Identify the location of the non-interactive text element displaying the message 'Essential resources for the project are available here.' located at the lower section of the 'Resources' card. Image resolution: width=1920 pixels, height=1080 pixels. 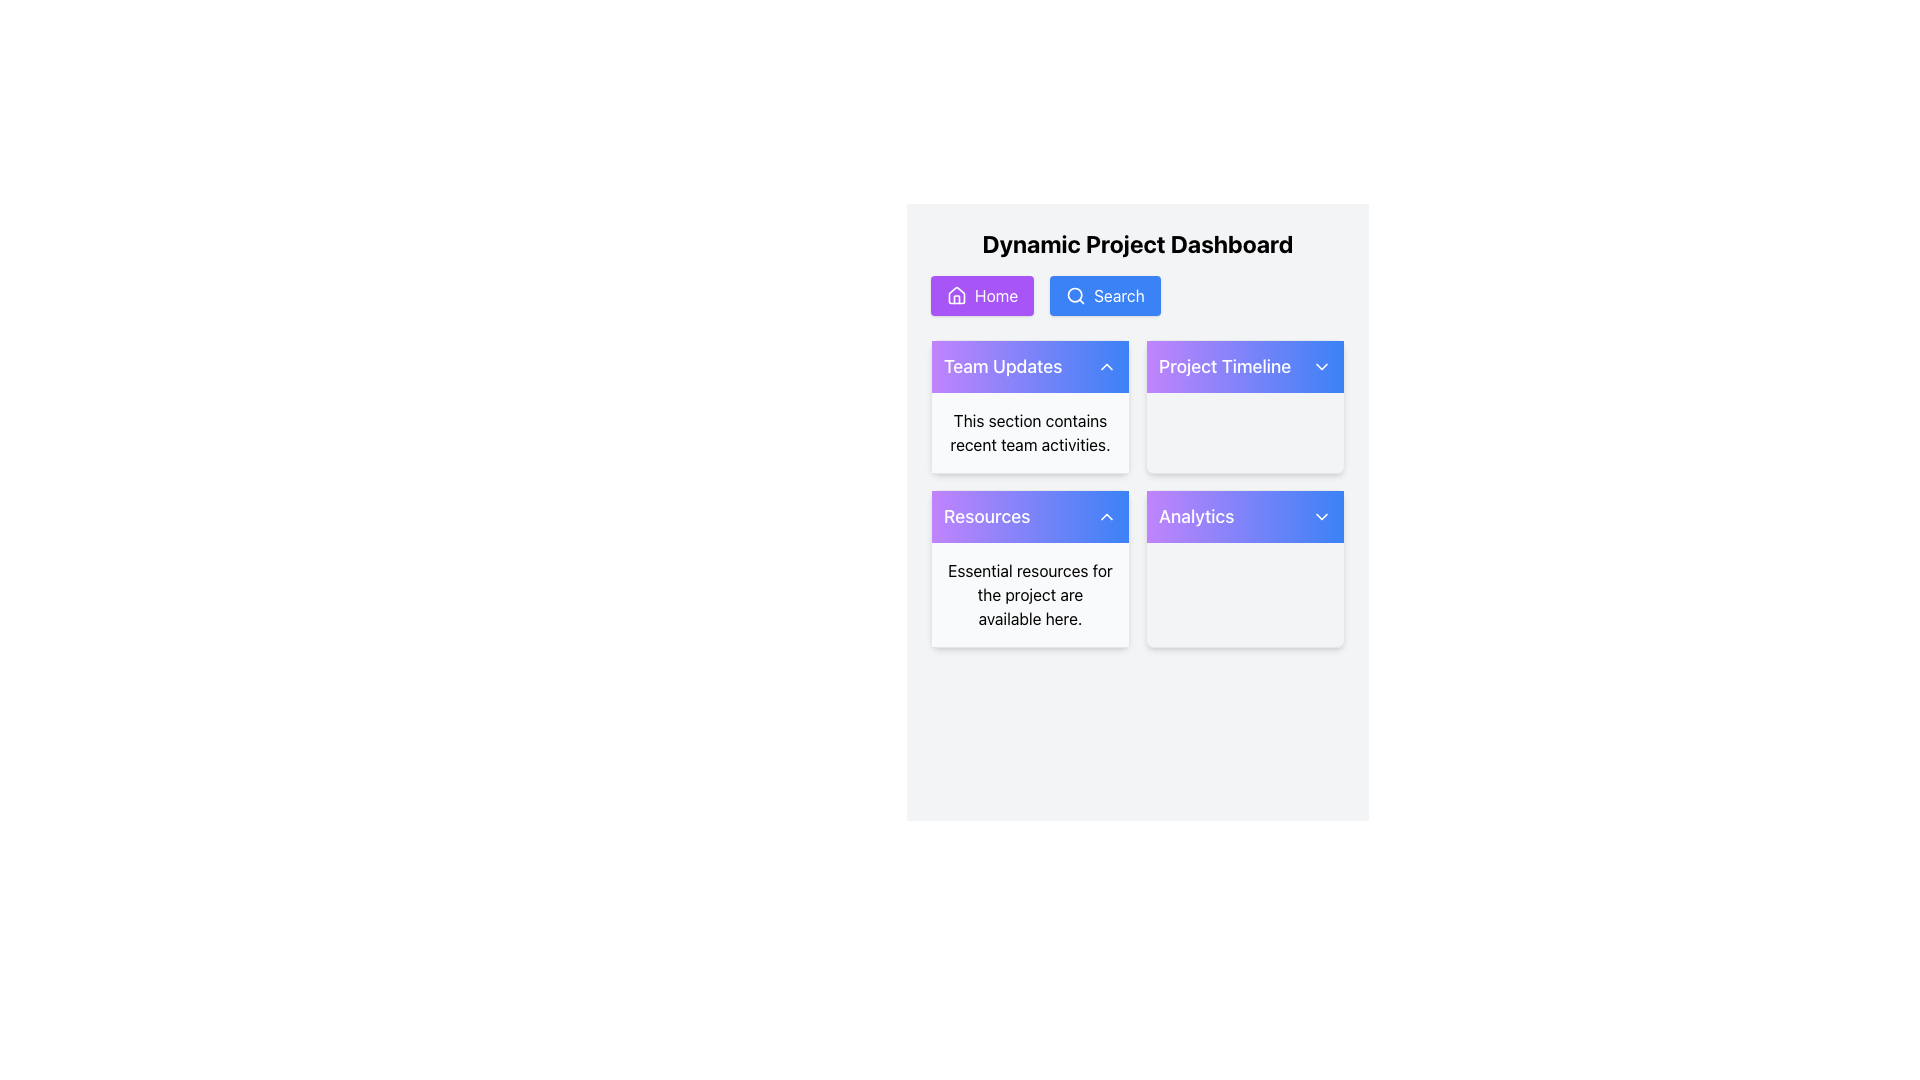
(1030, 593).